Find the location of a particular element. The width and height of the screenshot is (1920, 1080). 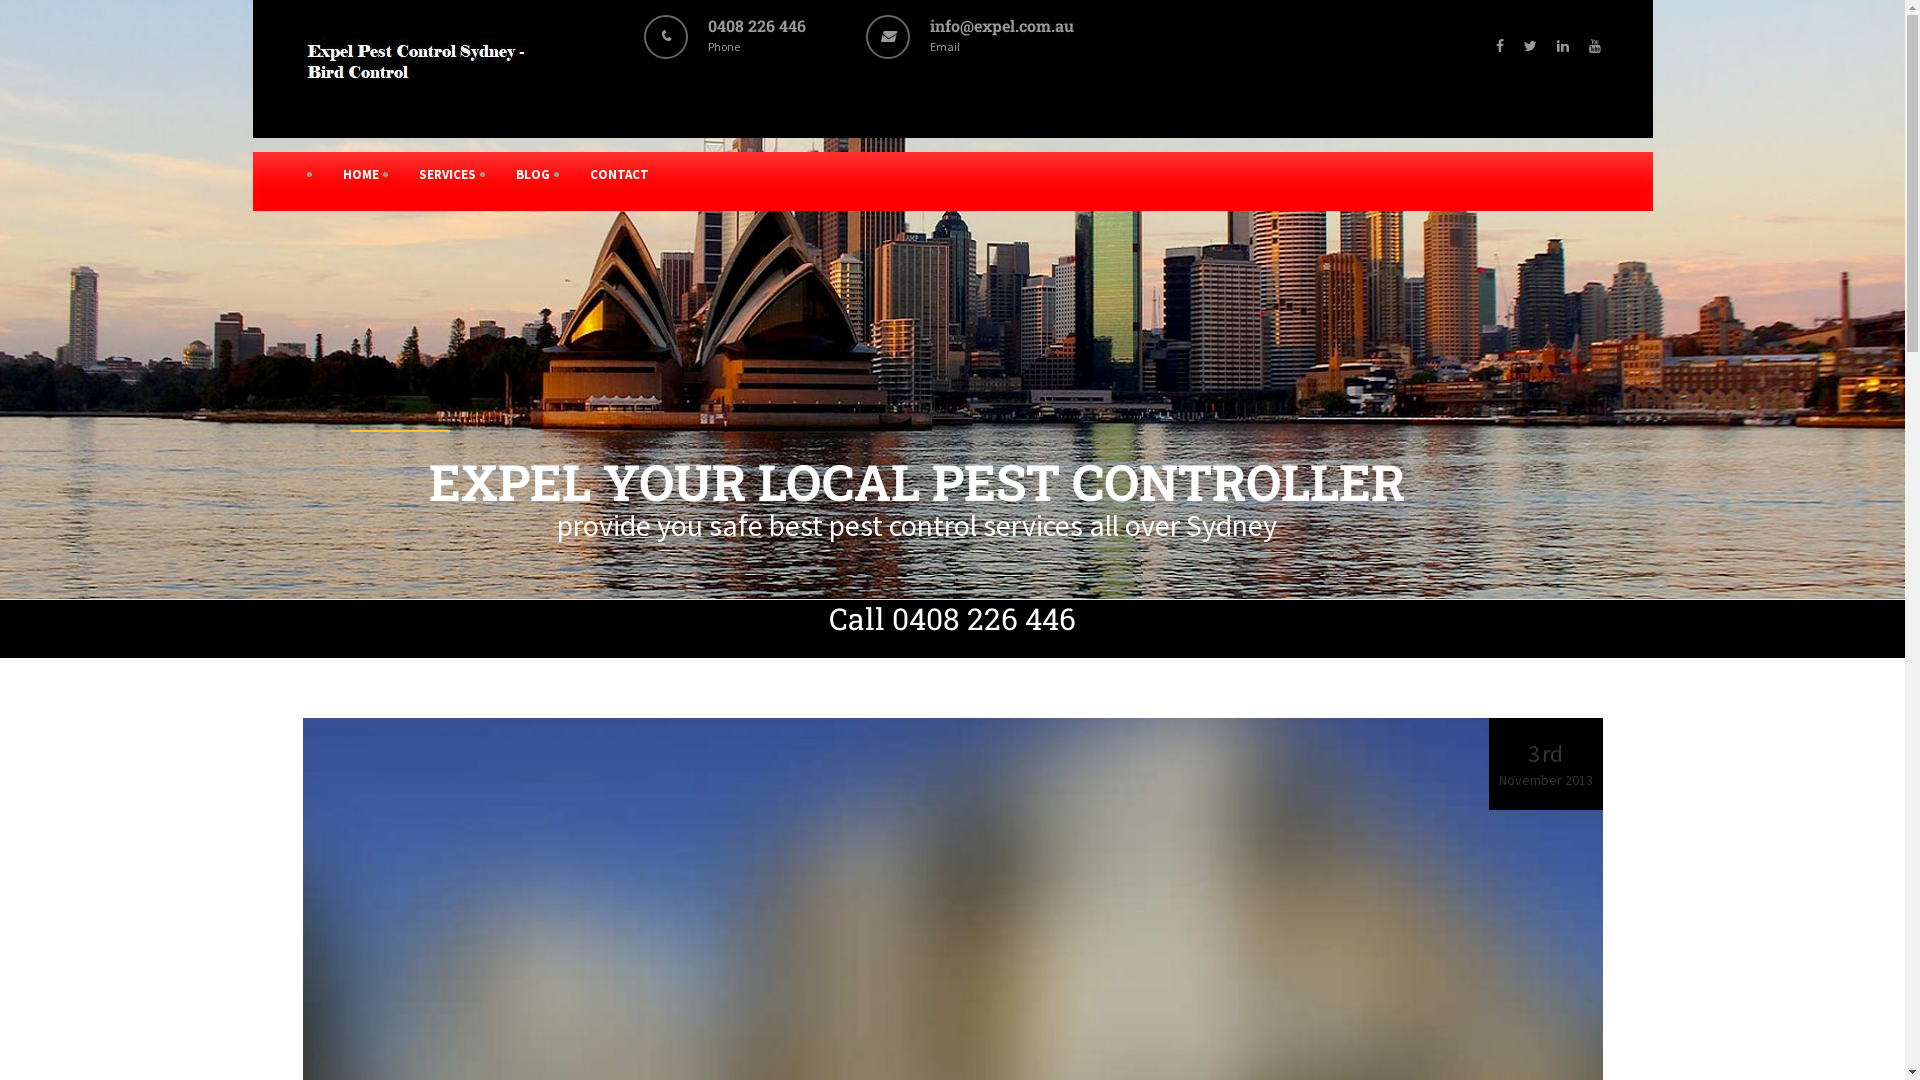

'Expel Pest Control Solutions' is located at coordinates (416, 88).